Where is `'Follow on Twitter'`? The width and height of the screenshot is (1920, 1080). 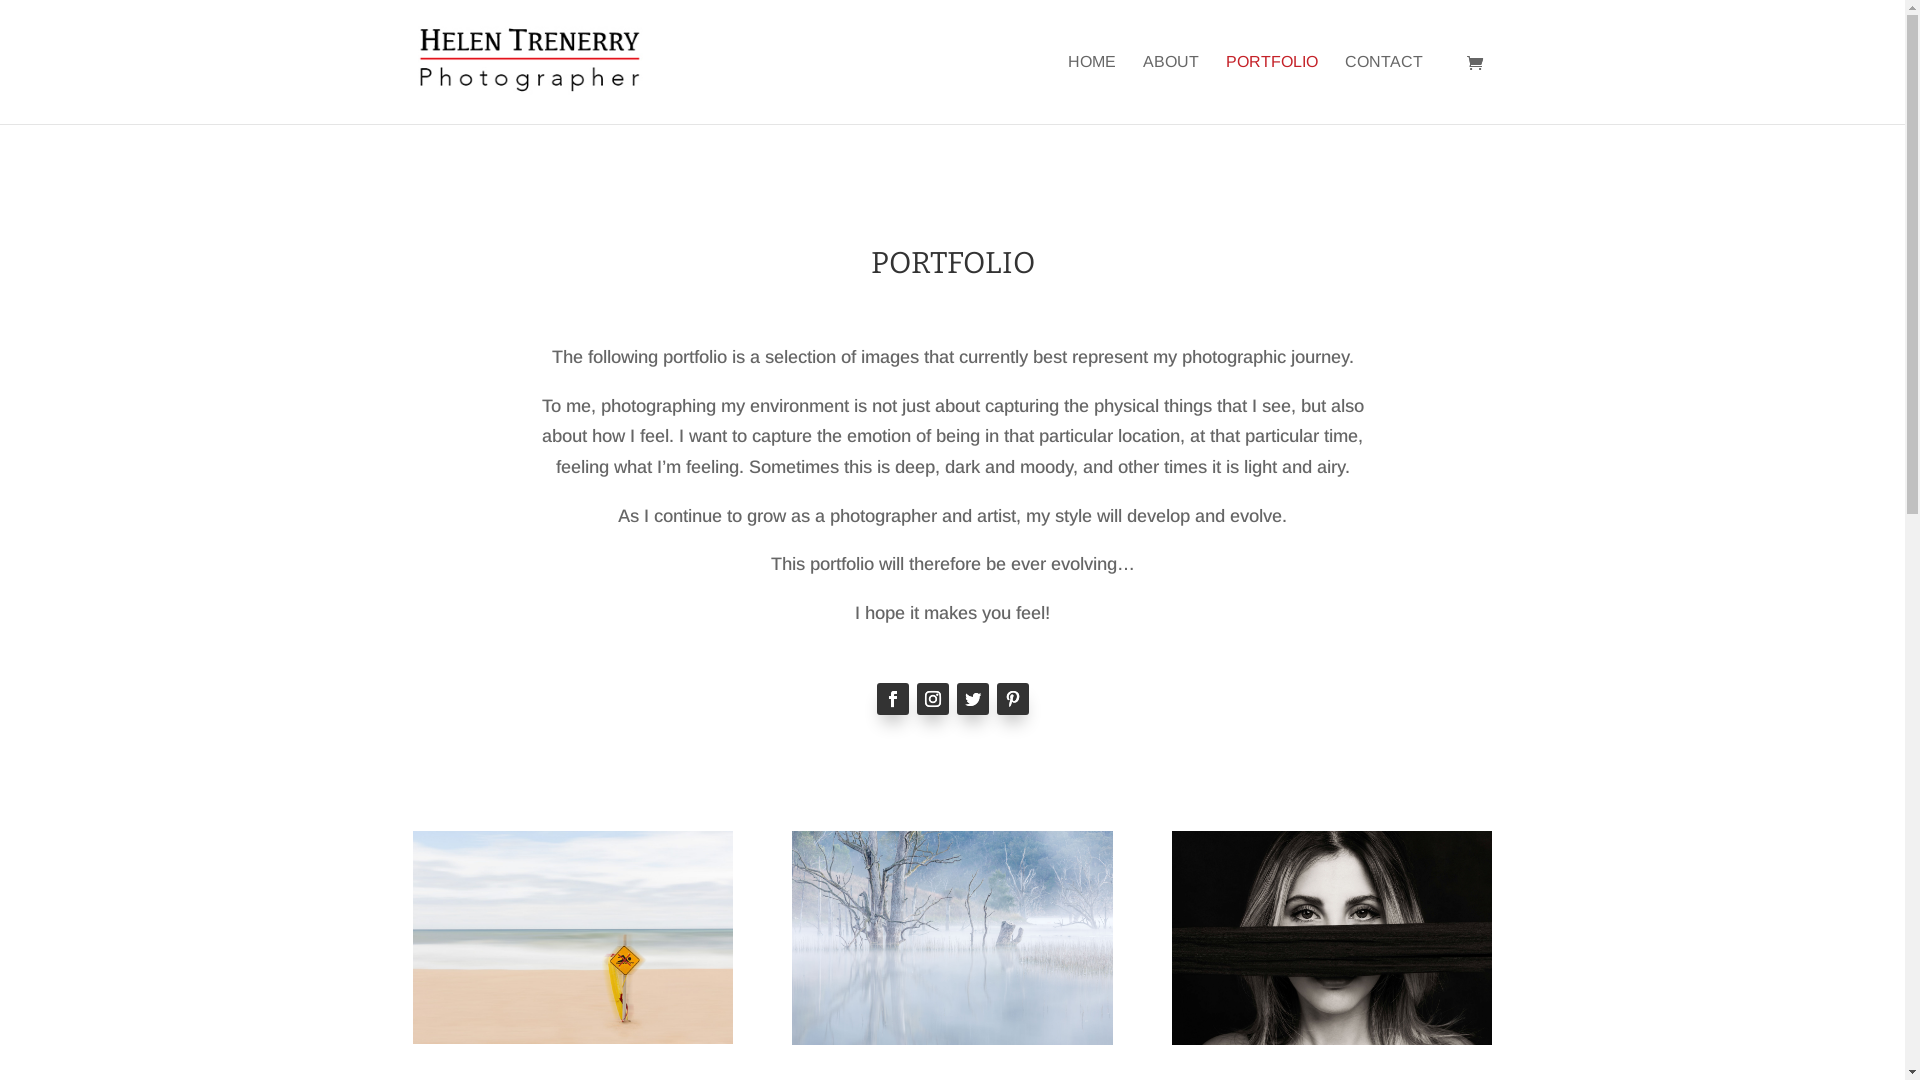 'Follow on Twitter' is located at coordinates (971, 697).